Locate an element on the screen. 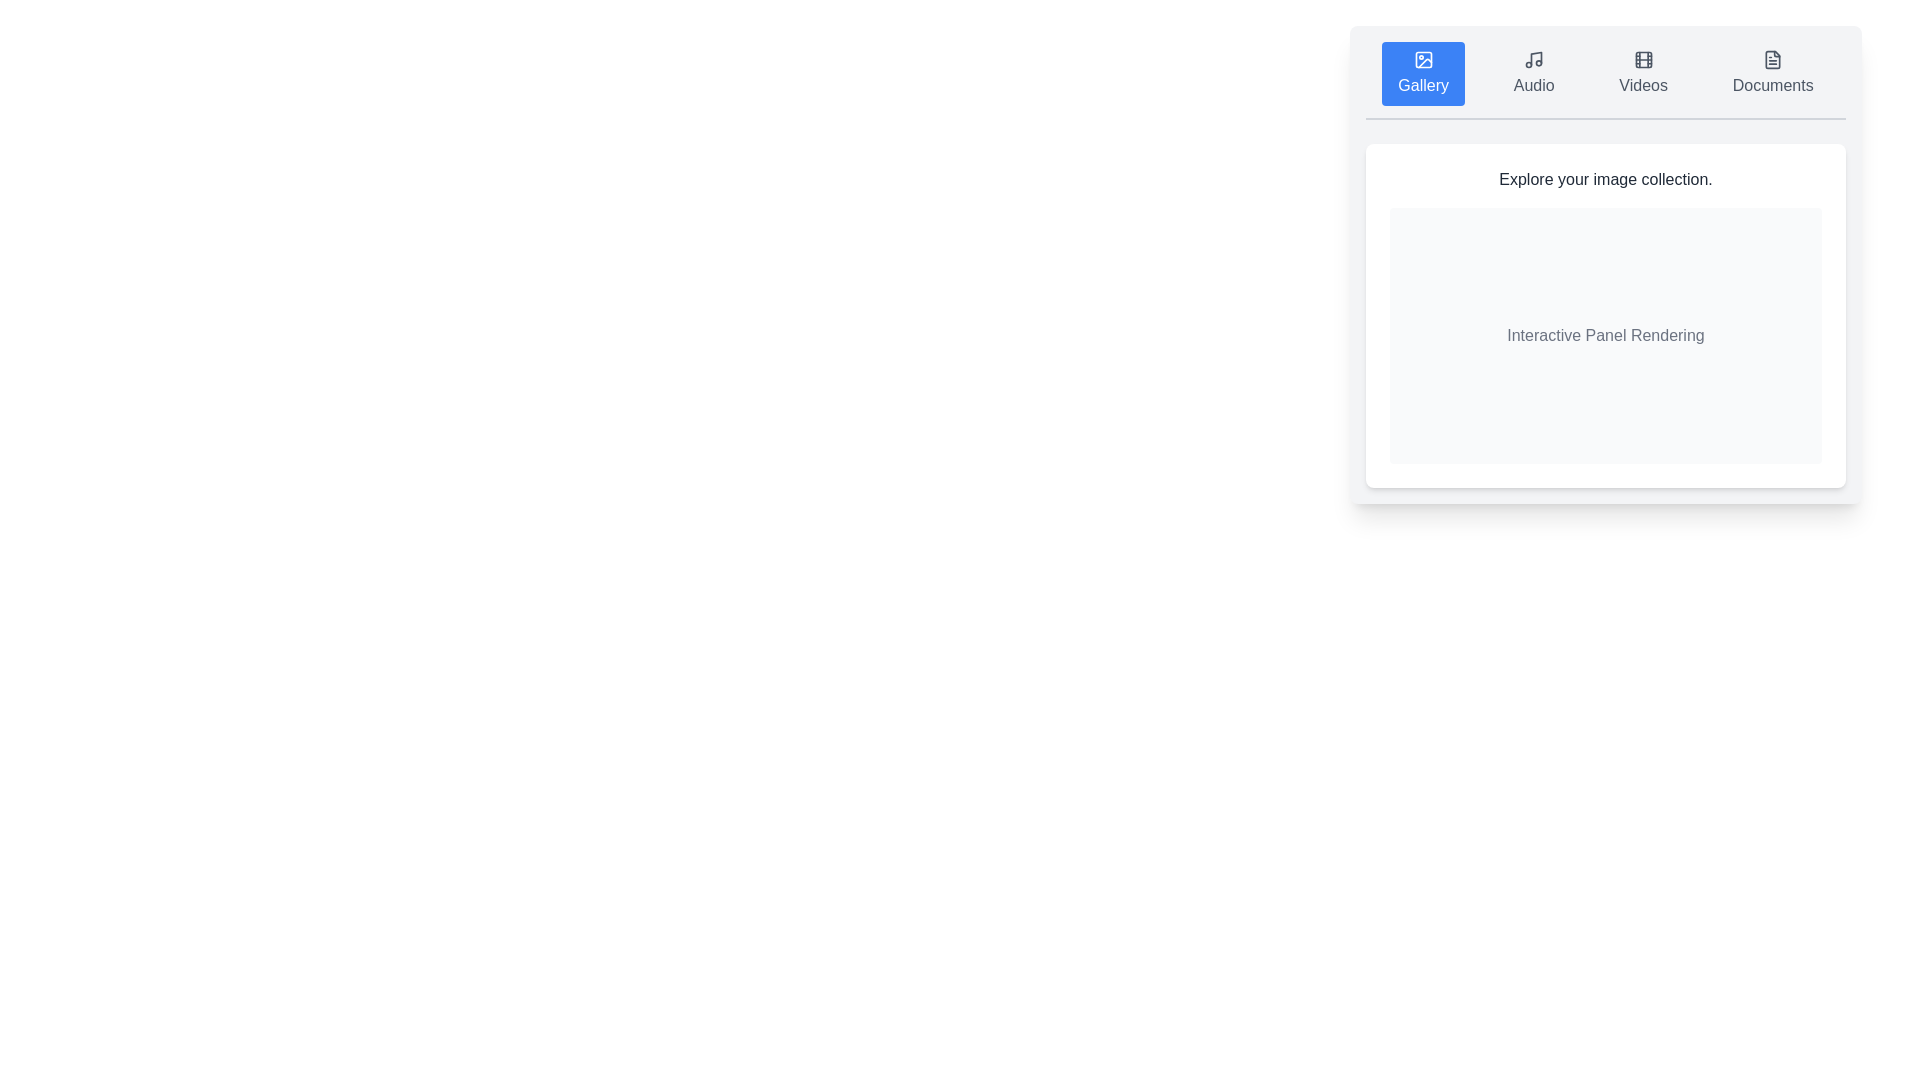 This screenshot has width=1920, height=1080. the tab labeled Audio to observe its hover effects is located at coordinates (1533, 72).